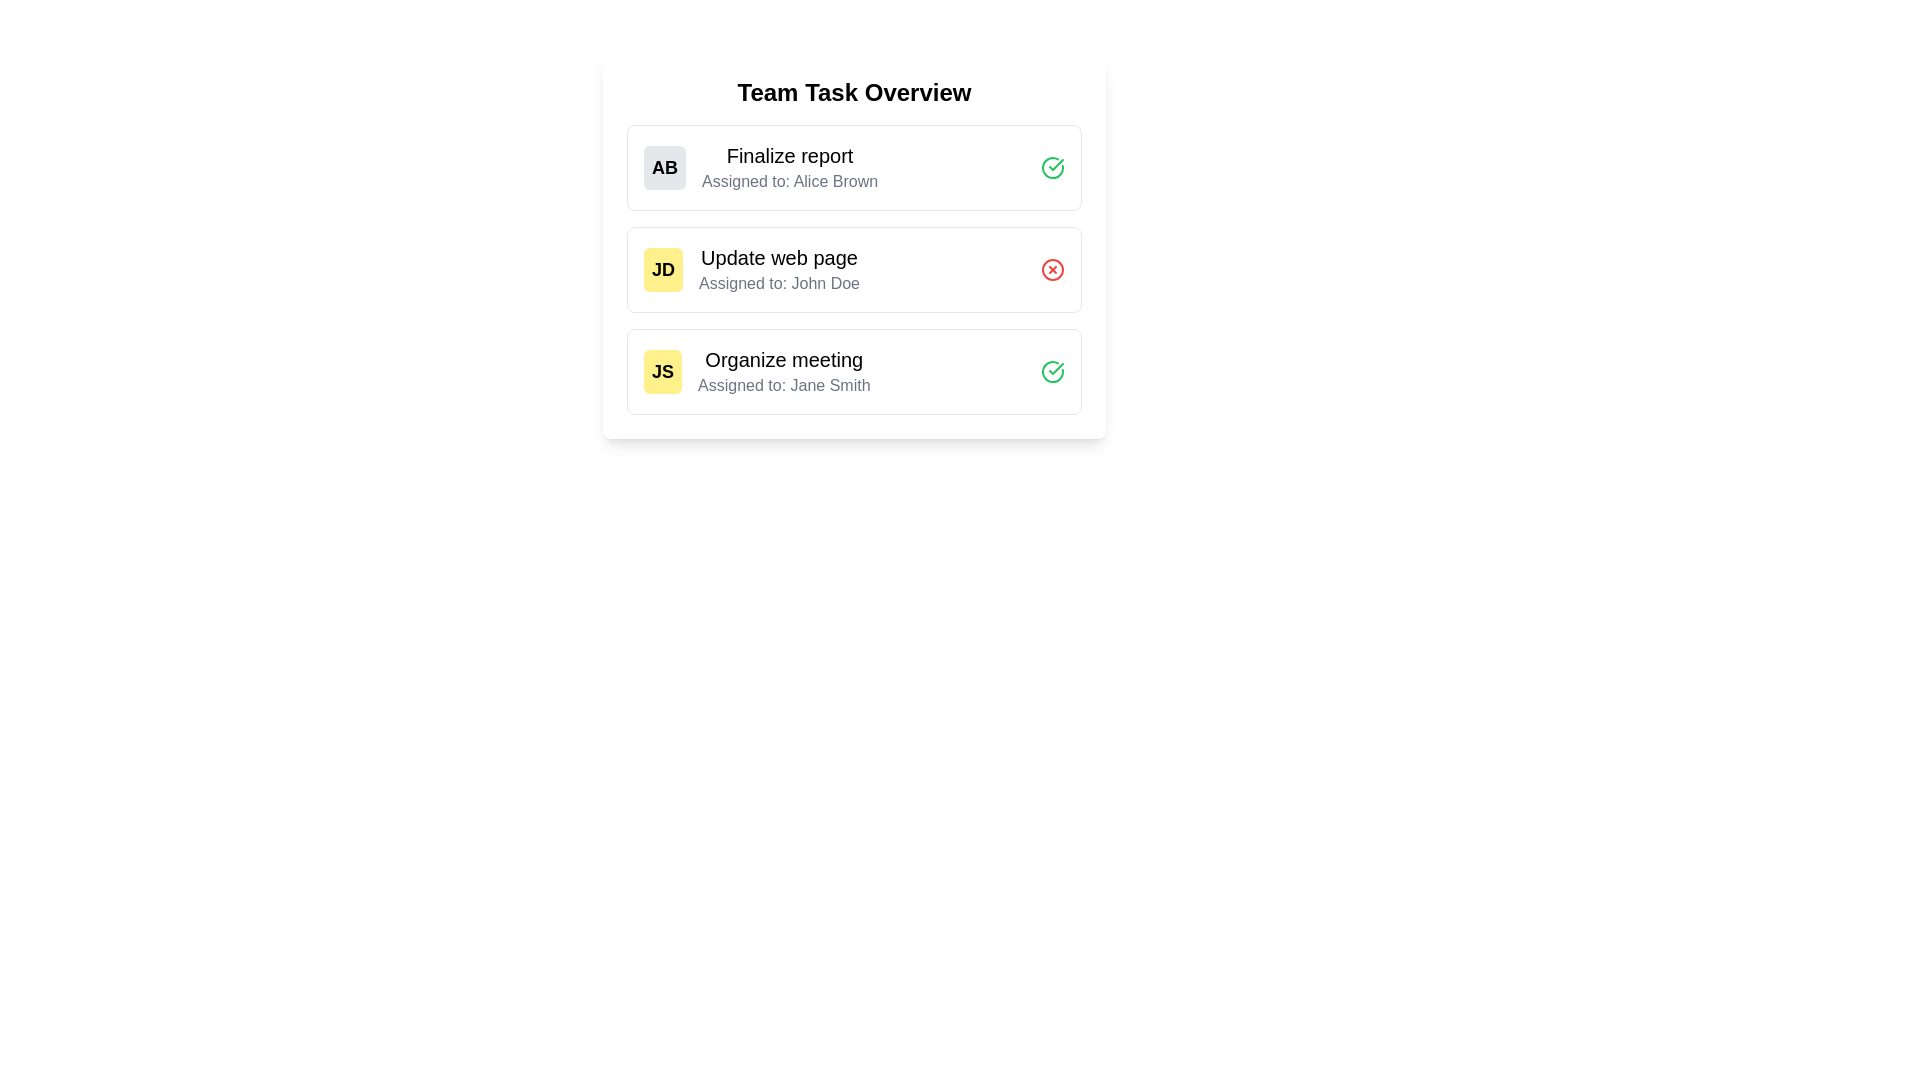 The height and width of the screenshot is (1080, 1920). What do you see at coordinates (854, 92) in the screenshot?
I see `text heading 'Team Task Overview' which is displayed in a bold, large font at the top center of the card layout` at bounding box center [854, 92].